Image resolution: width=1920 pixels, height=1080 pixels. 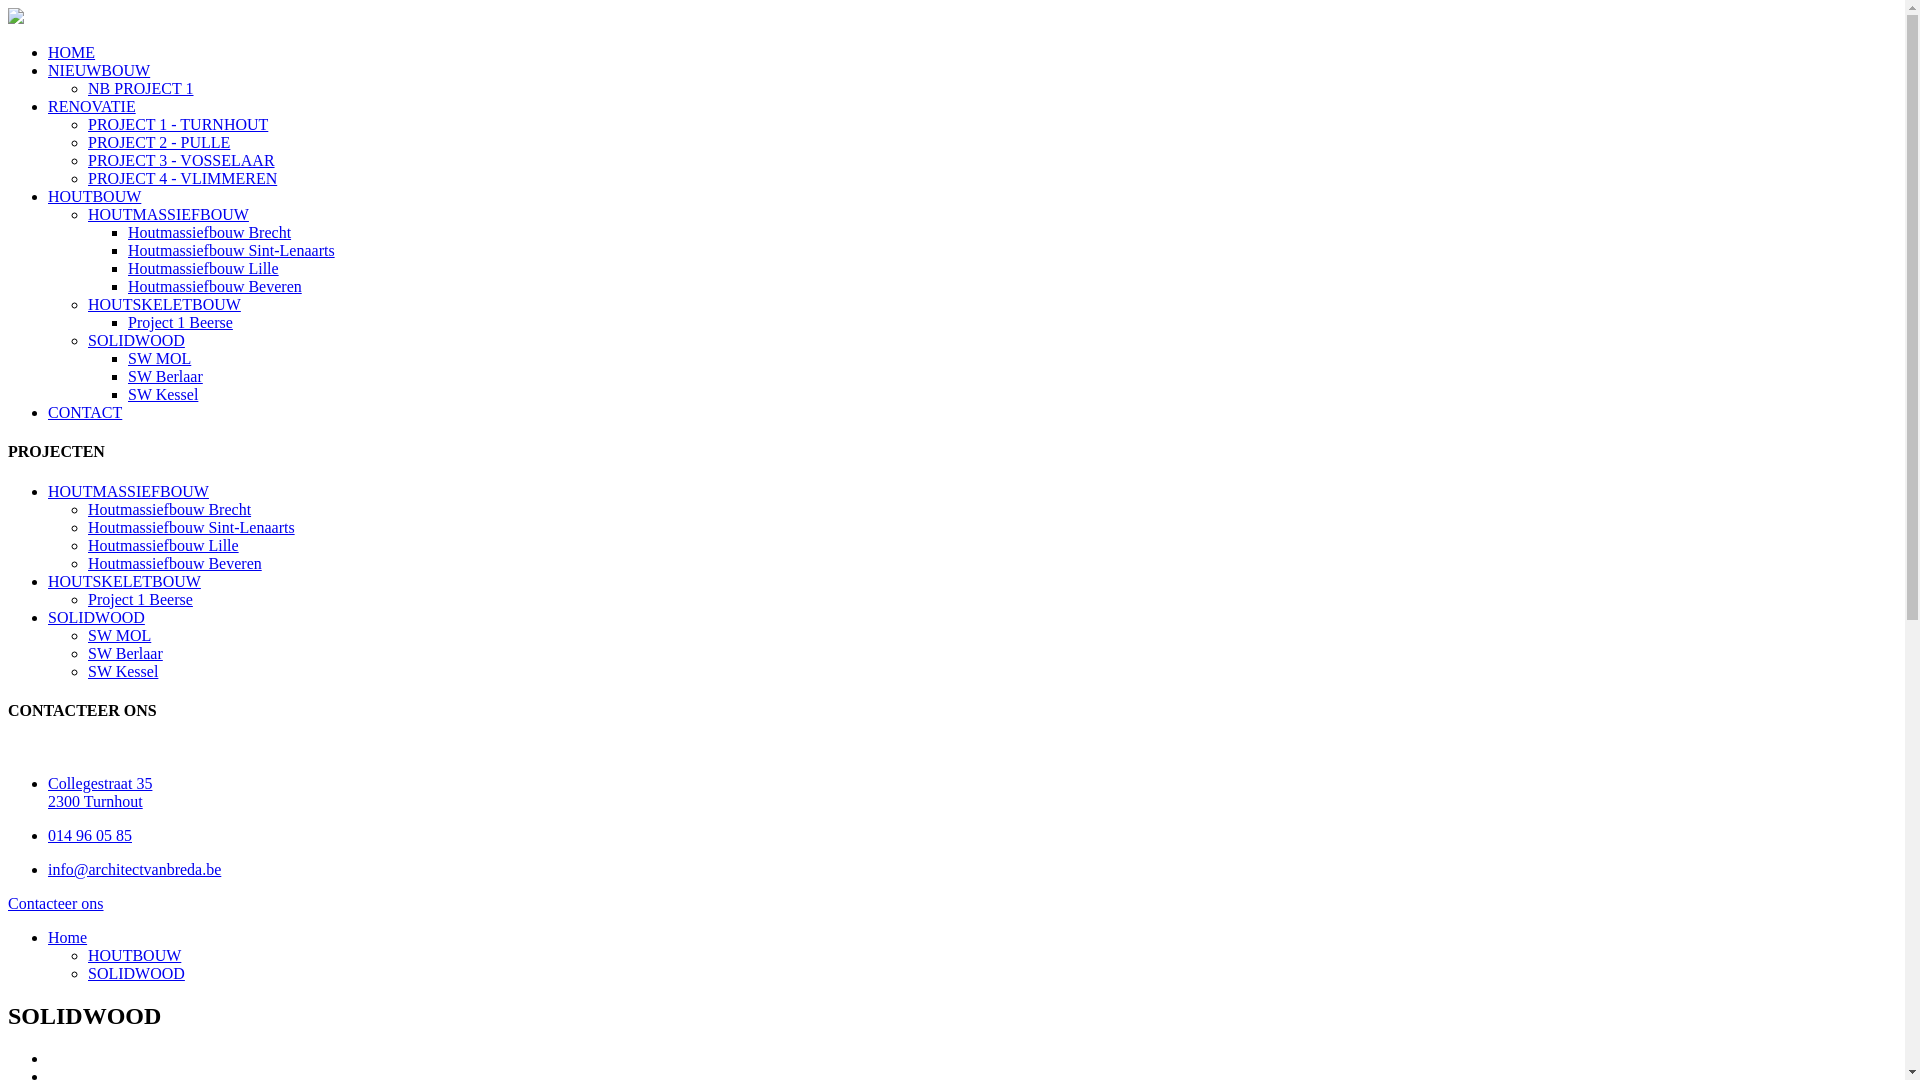 I want to click on 'NIEUWBOUW', so click(x=98, y=69).